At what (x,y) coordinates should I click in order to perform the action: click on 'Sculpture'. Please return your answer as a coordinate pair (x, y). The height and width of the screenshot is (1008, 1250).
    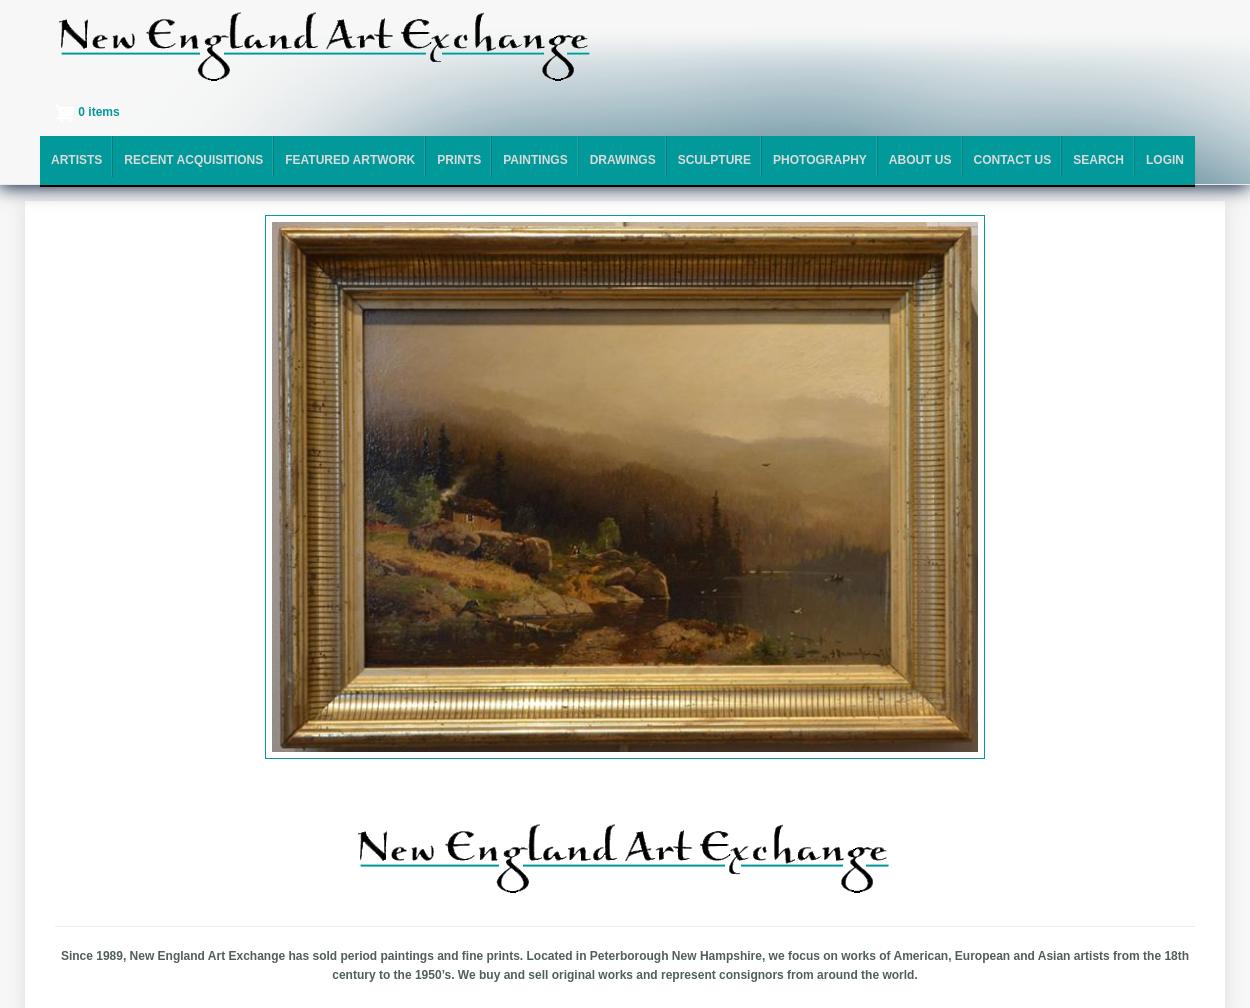
    Looking at the image, I should click on (713, 159).